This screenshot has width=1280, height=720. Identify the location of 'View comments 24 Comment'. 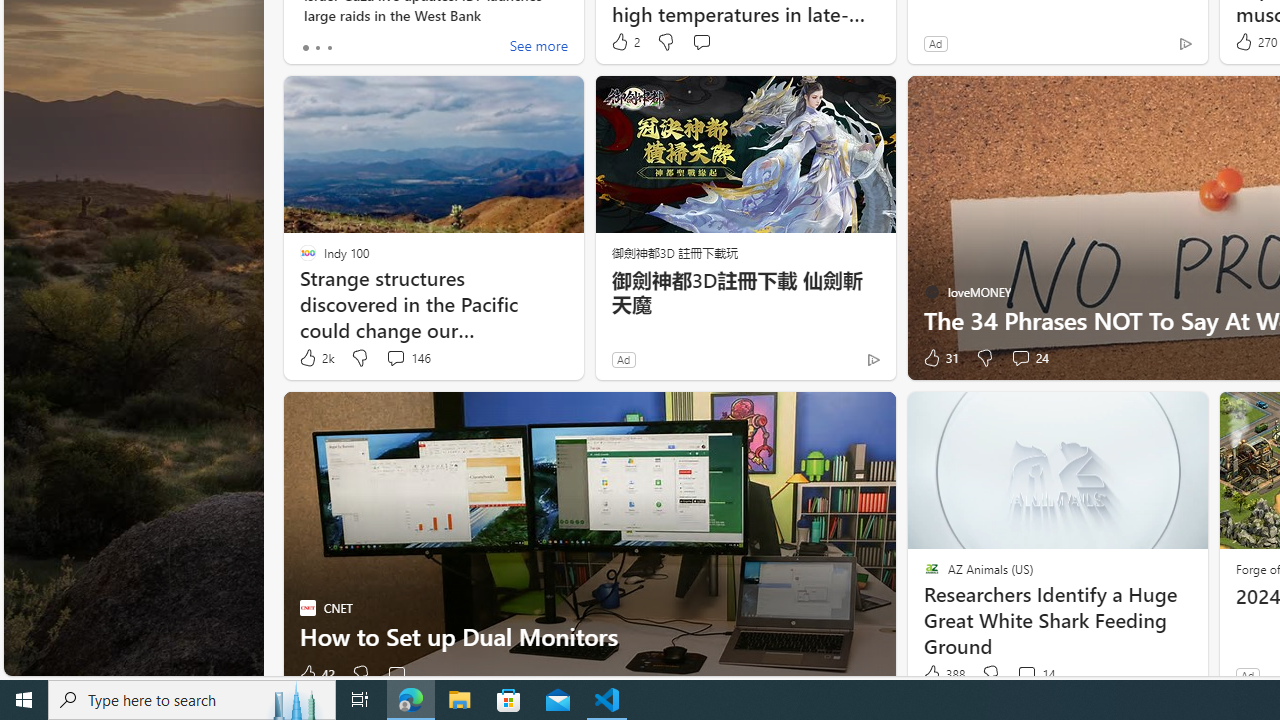
(1020, 356).